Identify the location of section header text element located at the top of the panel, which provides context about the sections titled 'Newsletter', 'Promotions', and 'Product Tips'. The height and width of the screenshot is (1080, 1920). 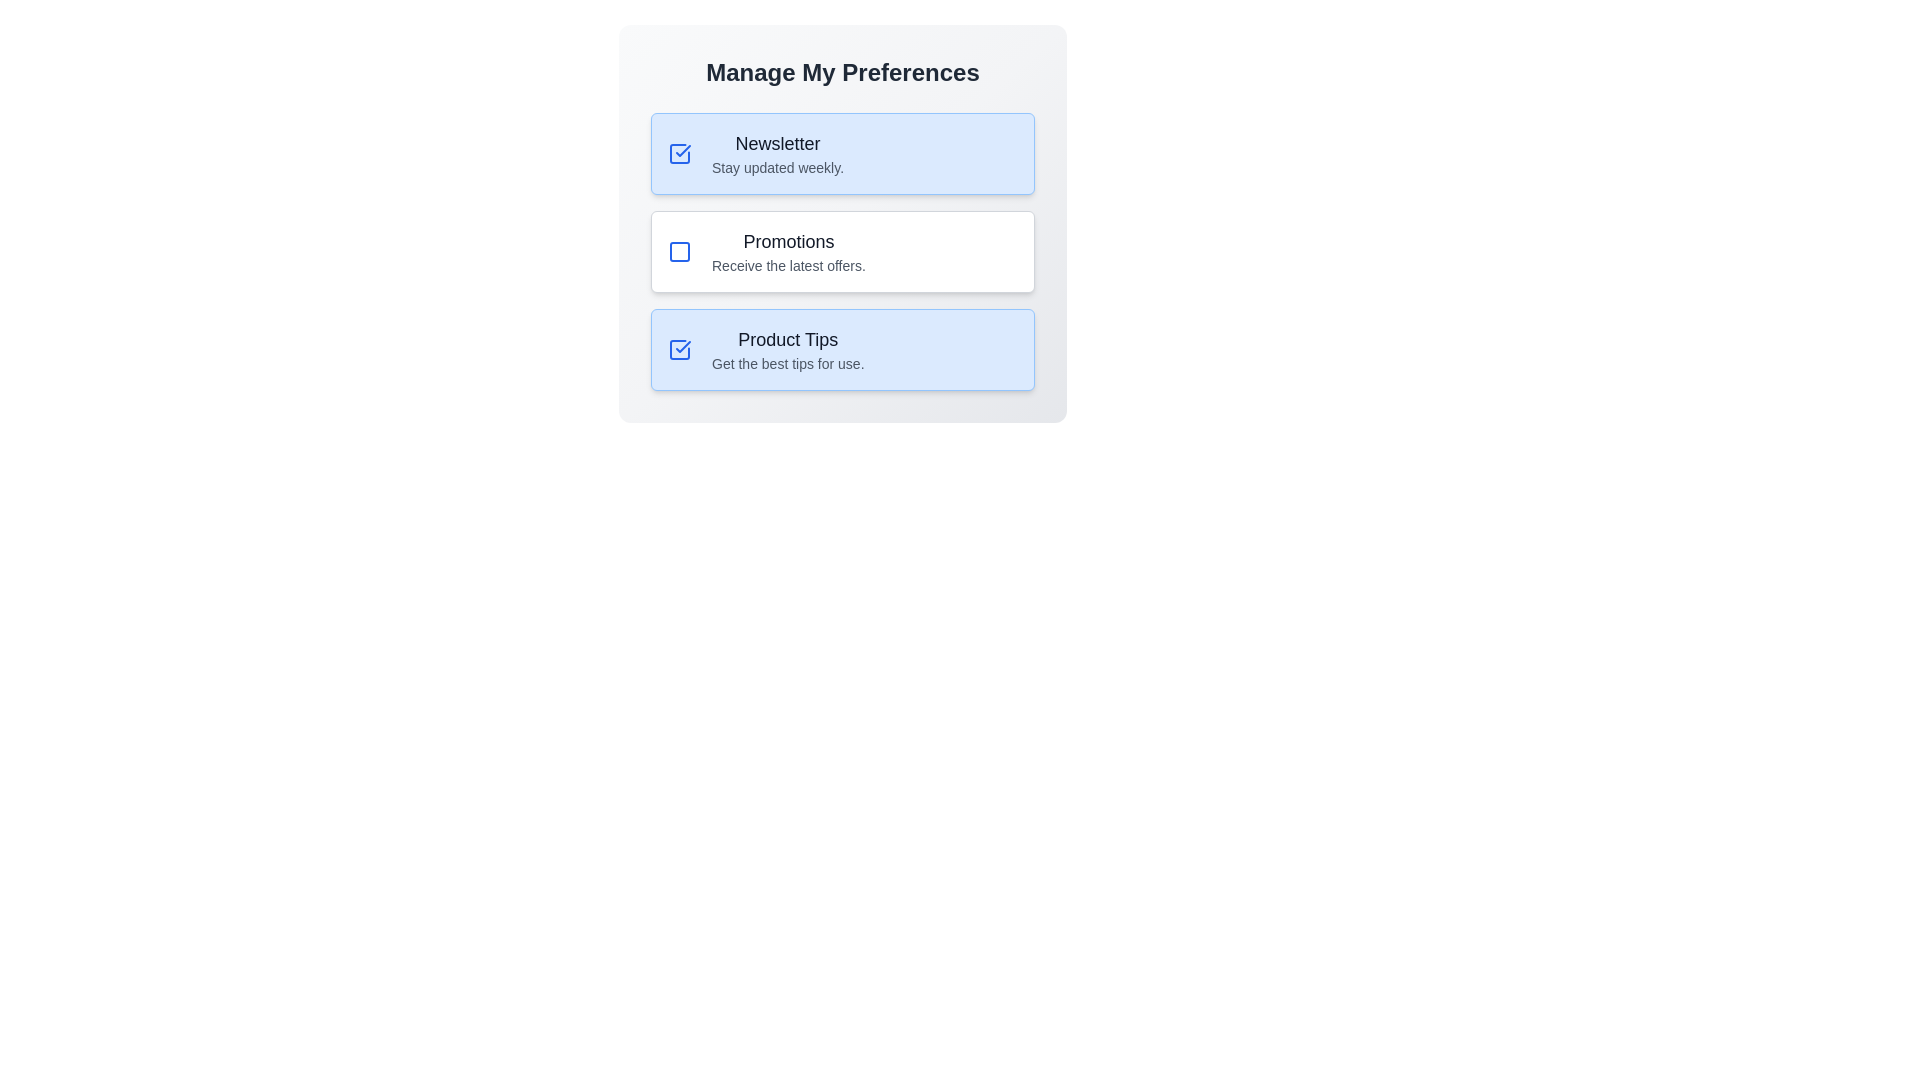
(843, 72).